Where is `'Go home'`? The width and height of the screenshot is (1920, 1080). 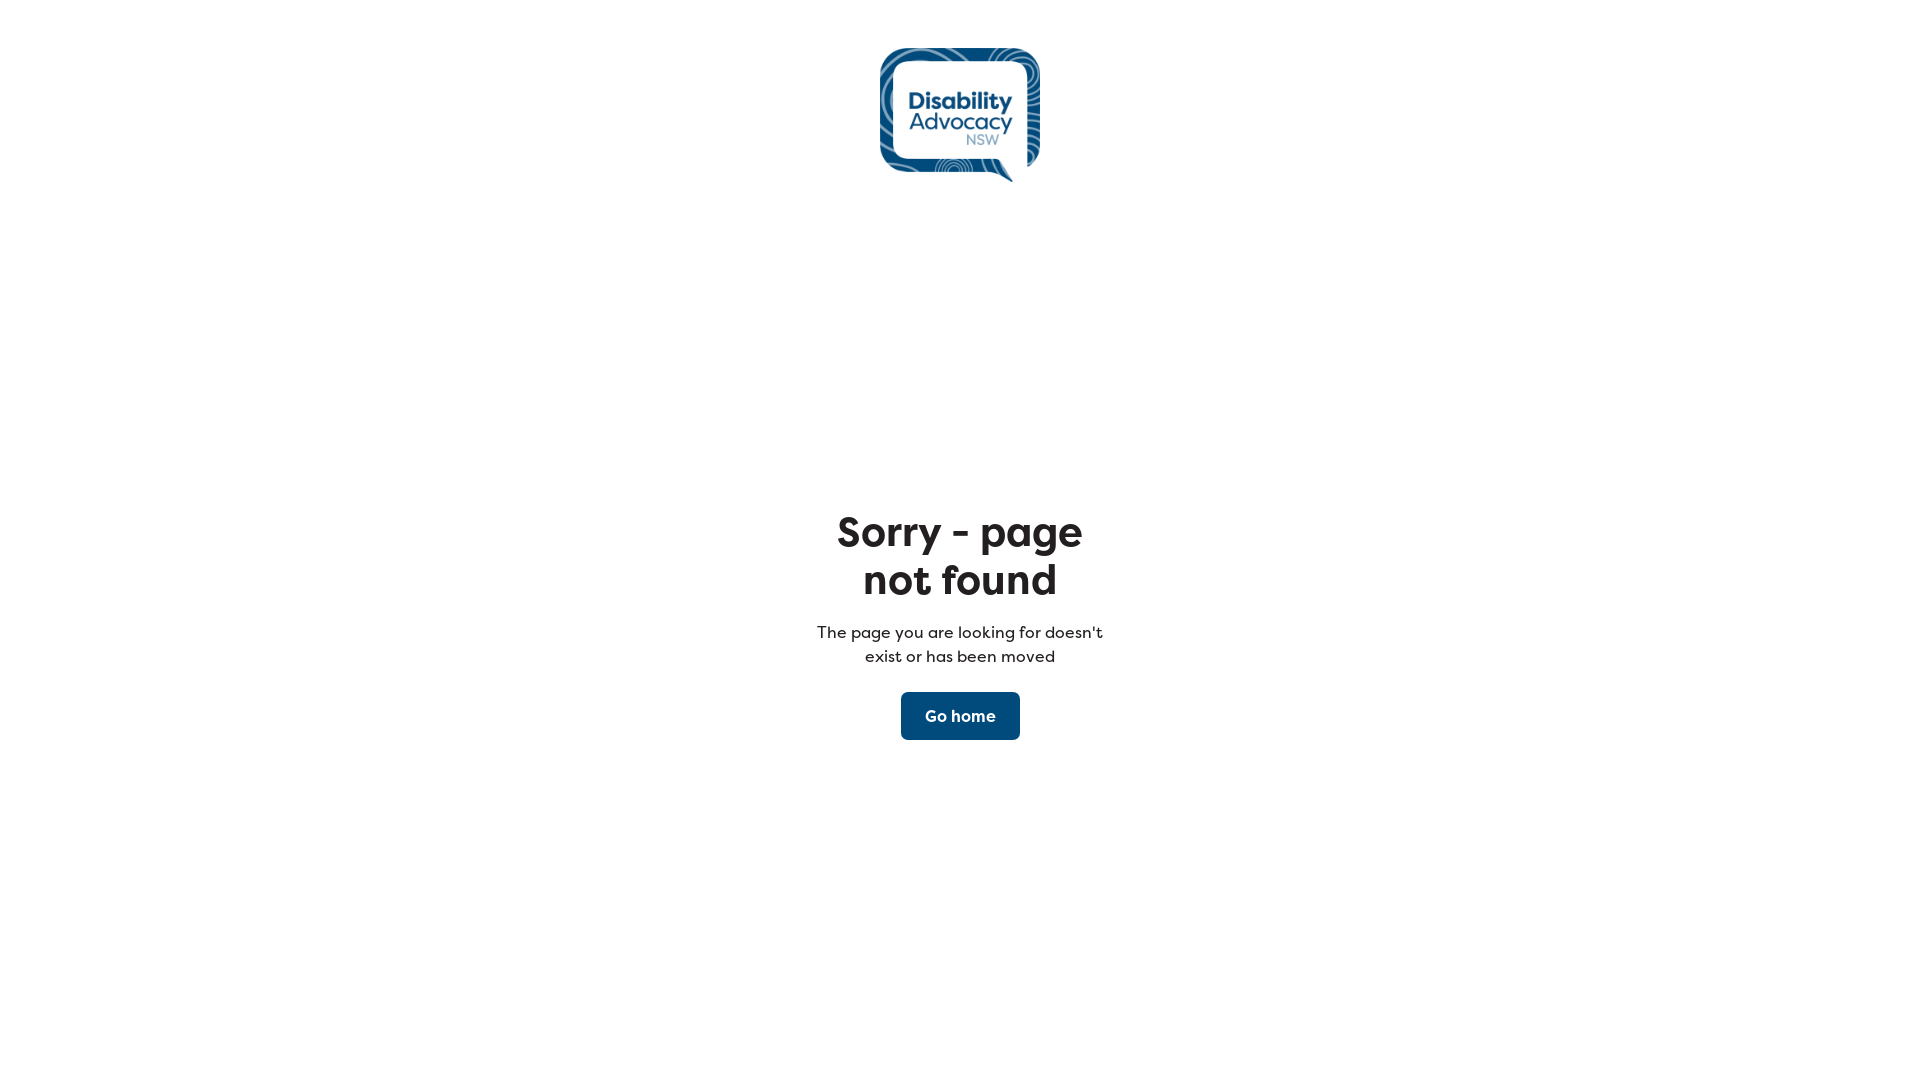 'Go home' is located at coordinates (958, 715).